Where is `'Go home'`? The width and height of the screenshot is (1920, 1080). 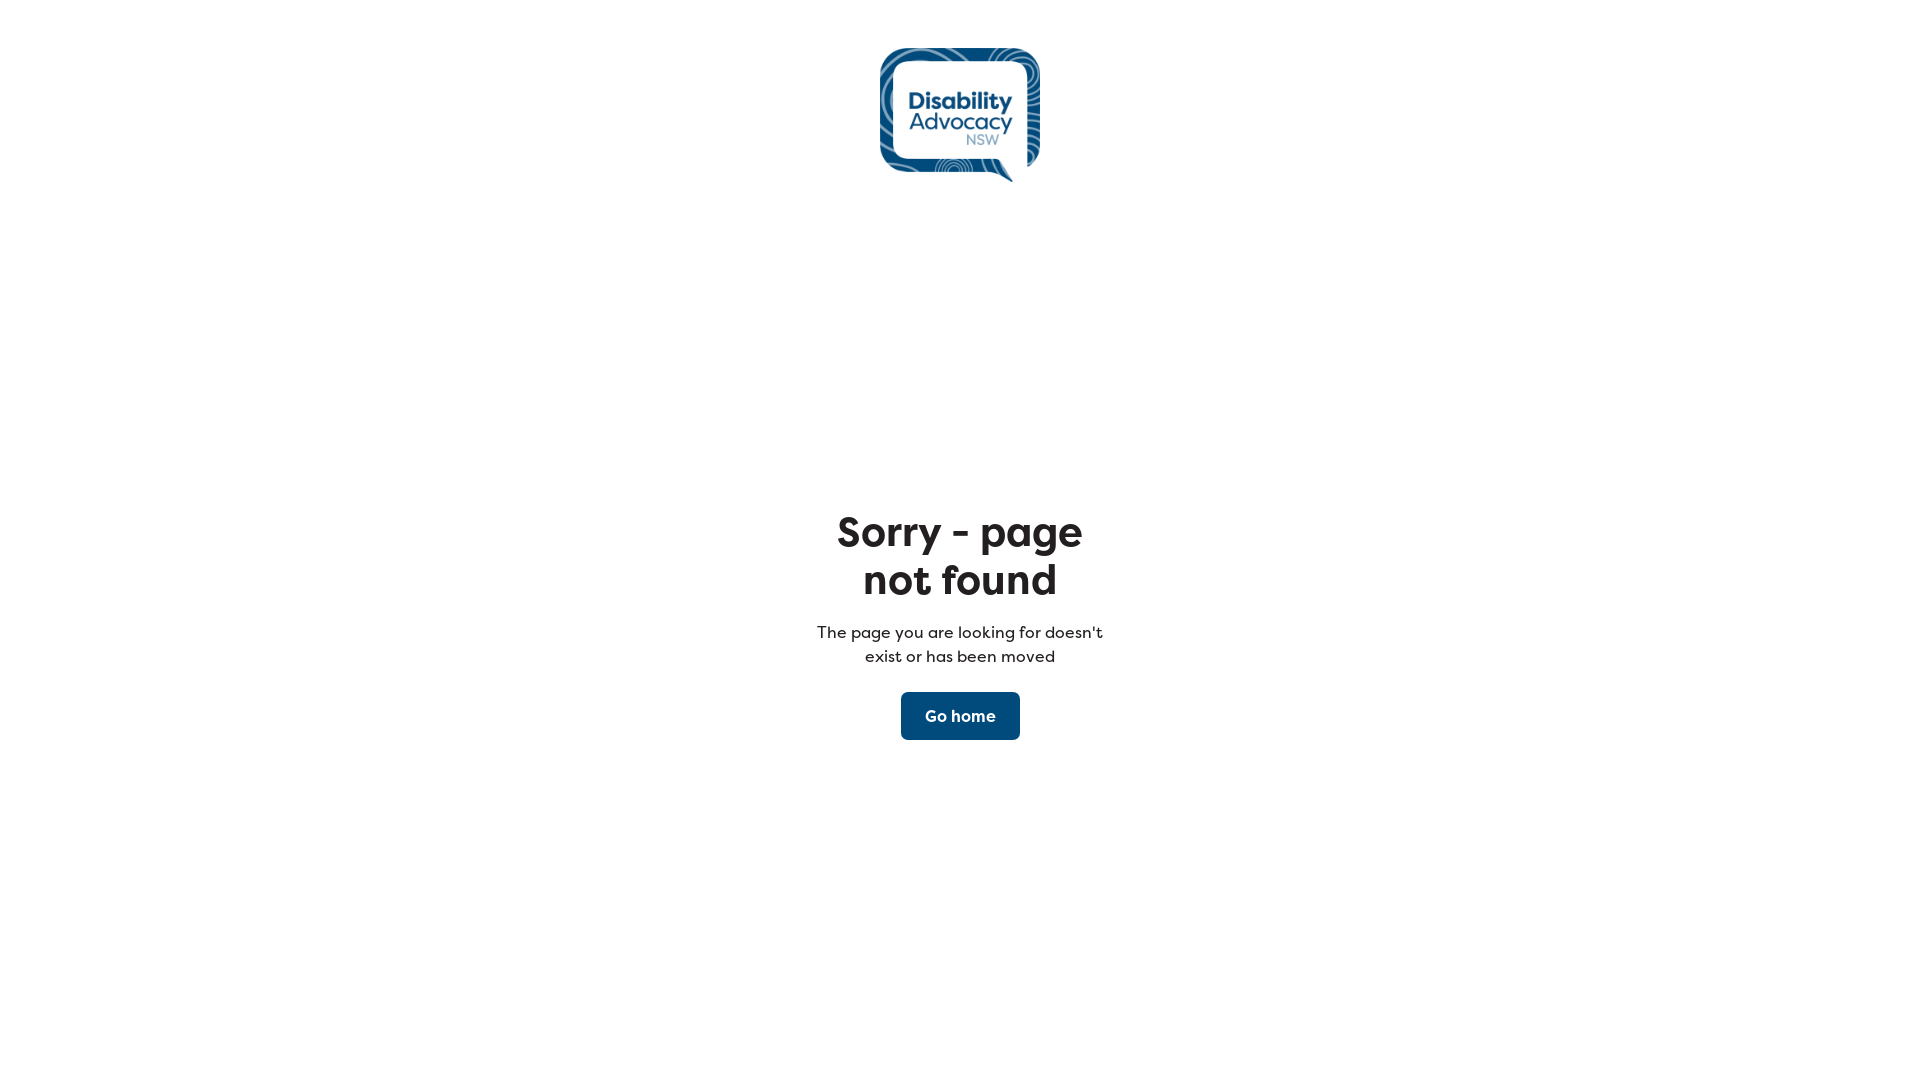 'Go home' is located at coordinates (958, 715).